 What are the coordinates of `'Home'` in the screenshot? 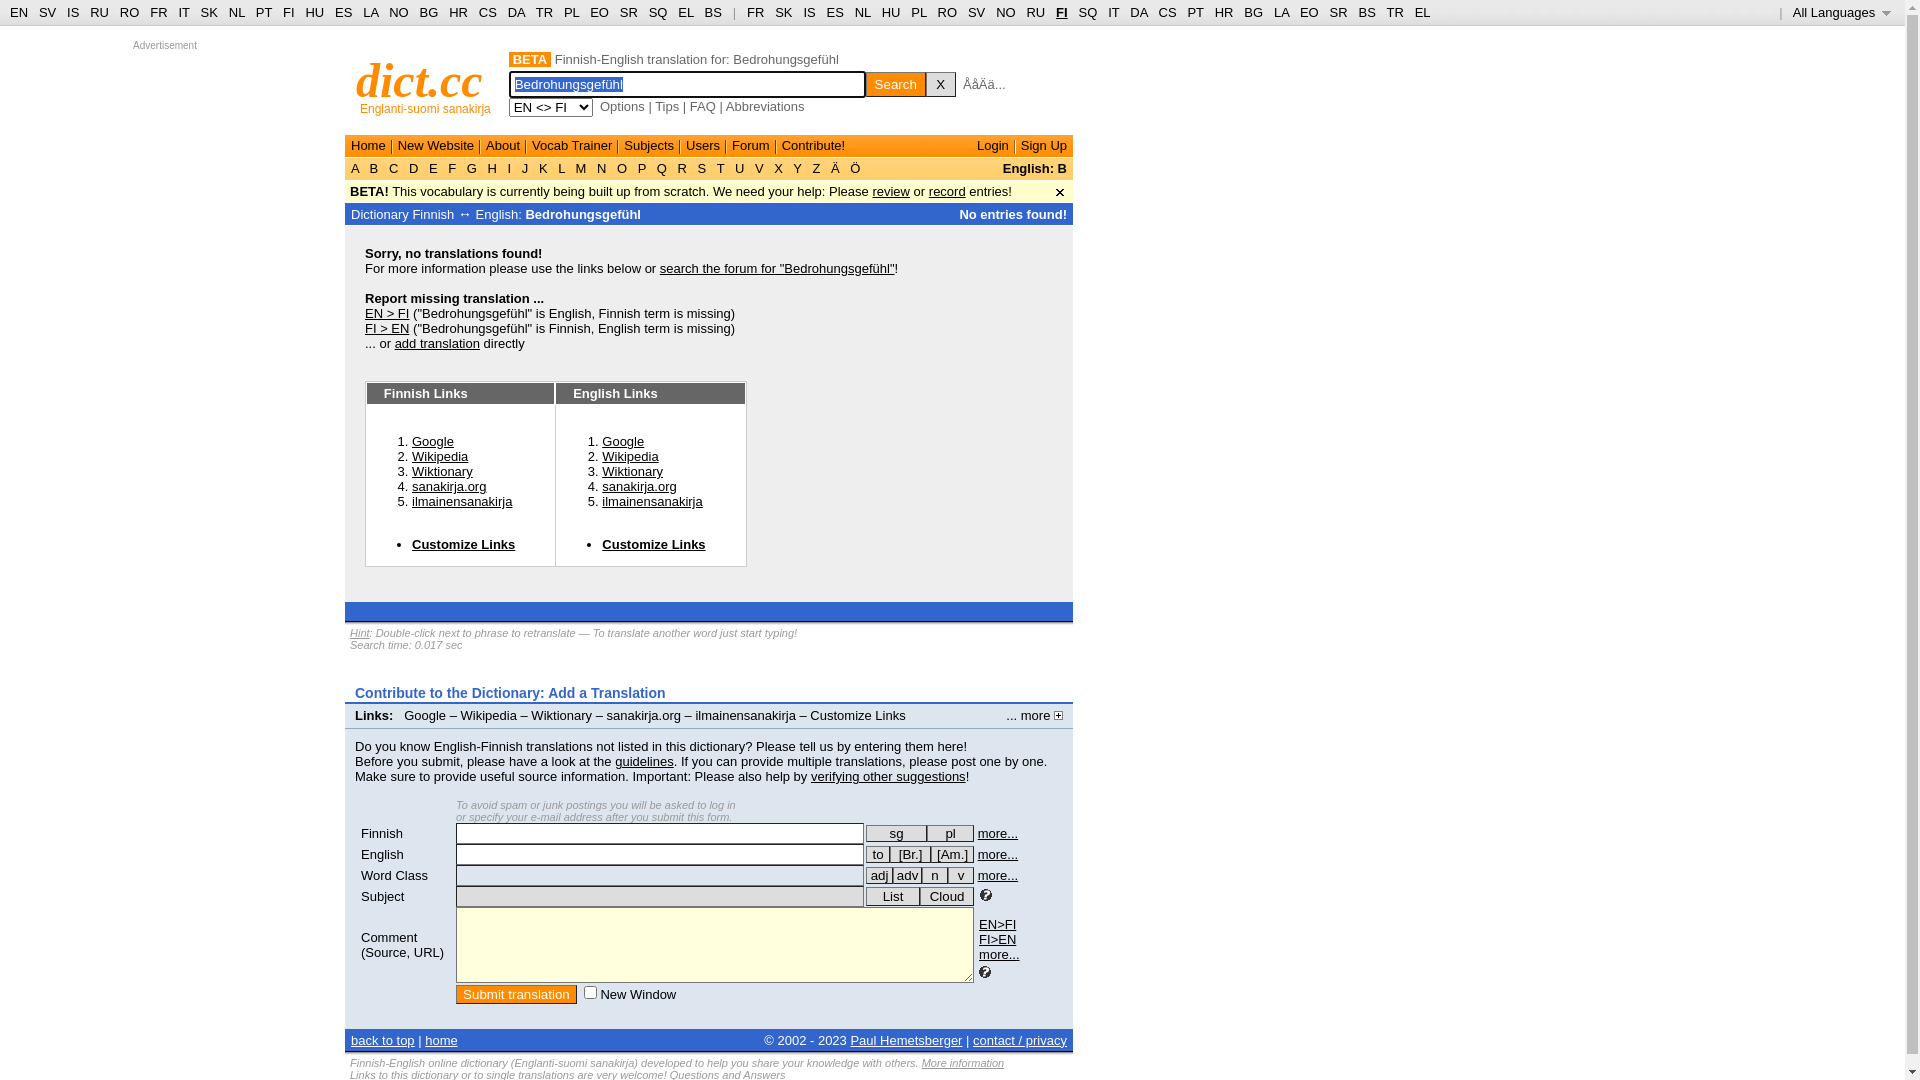 It's located at (350, 144).